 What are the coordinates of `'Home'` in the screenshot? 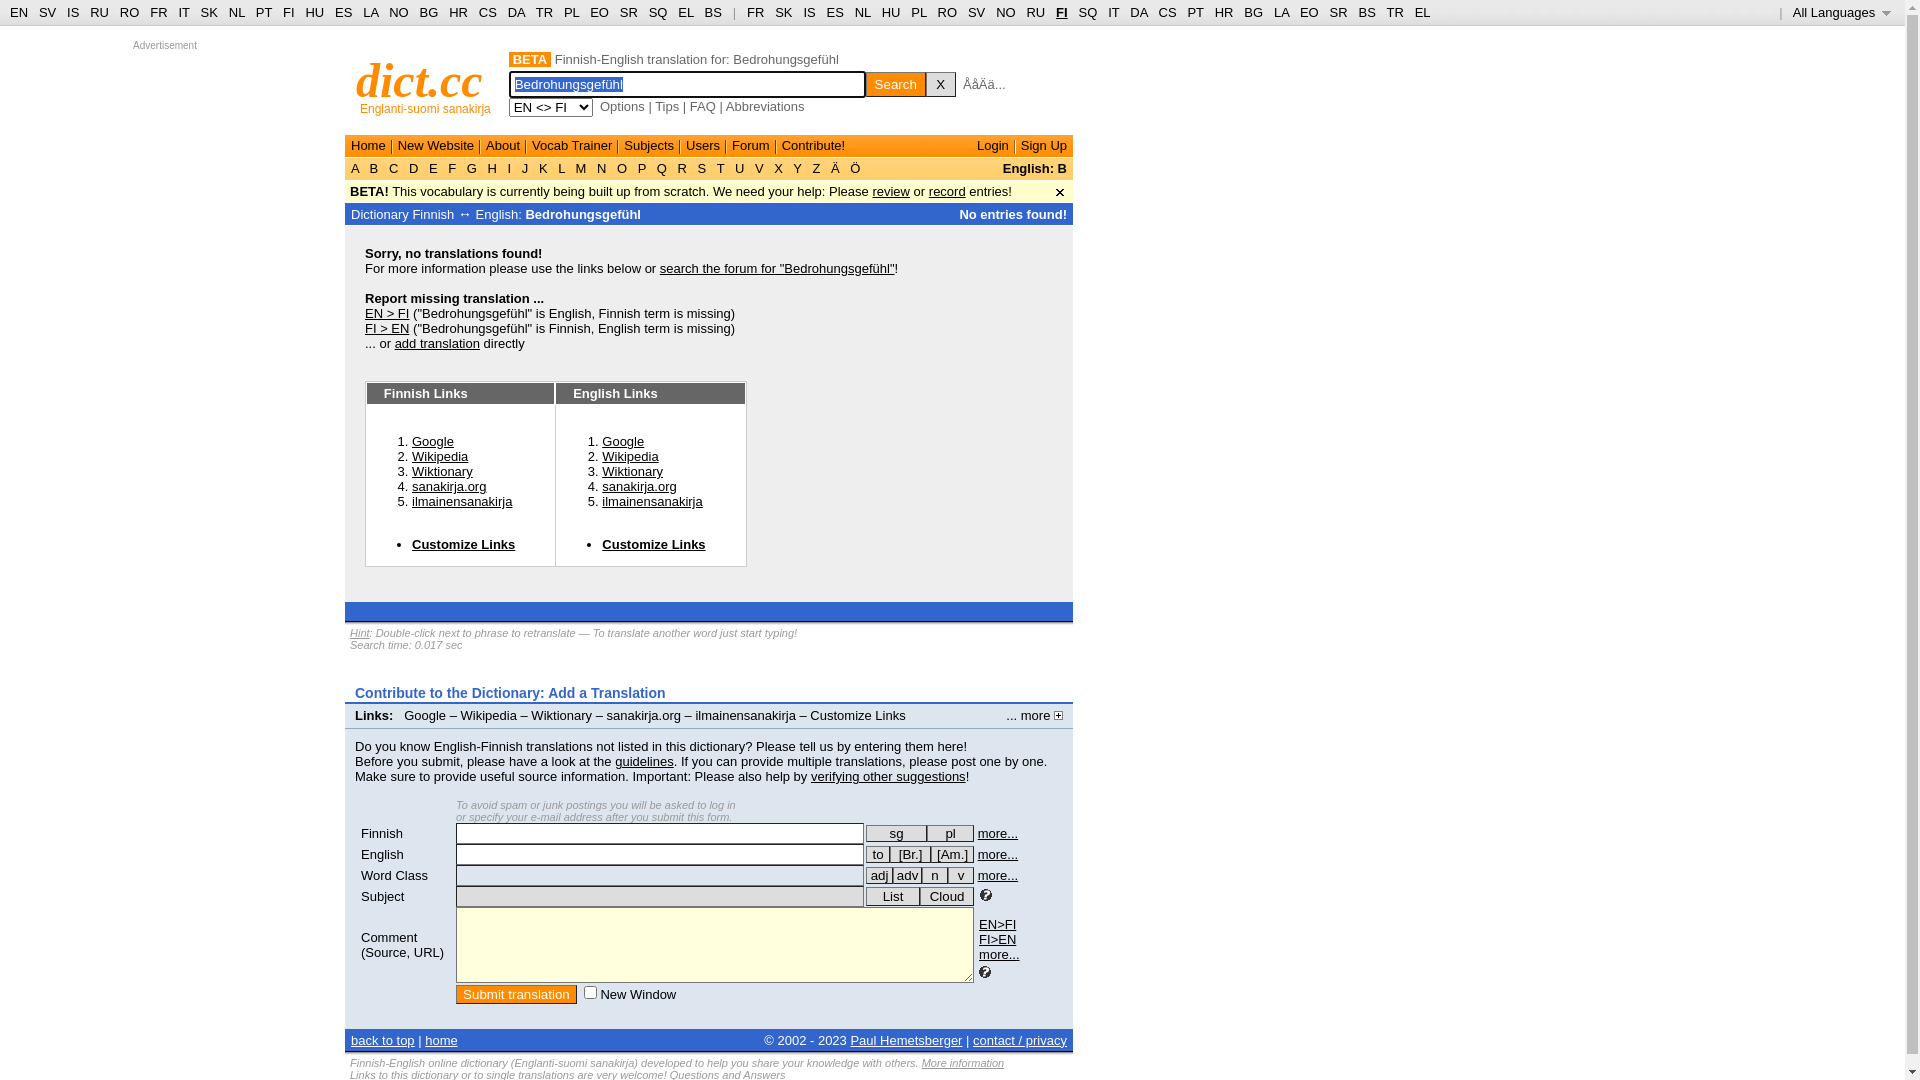 It's located at (350, 144).